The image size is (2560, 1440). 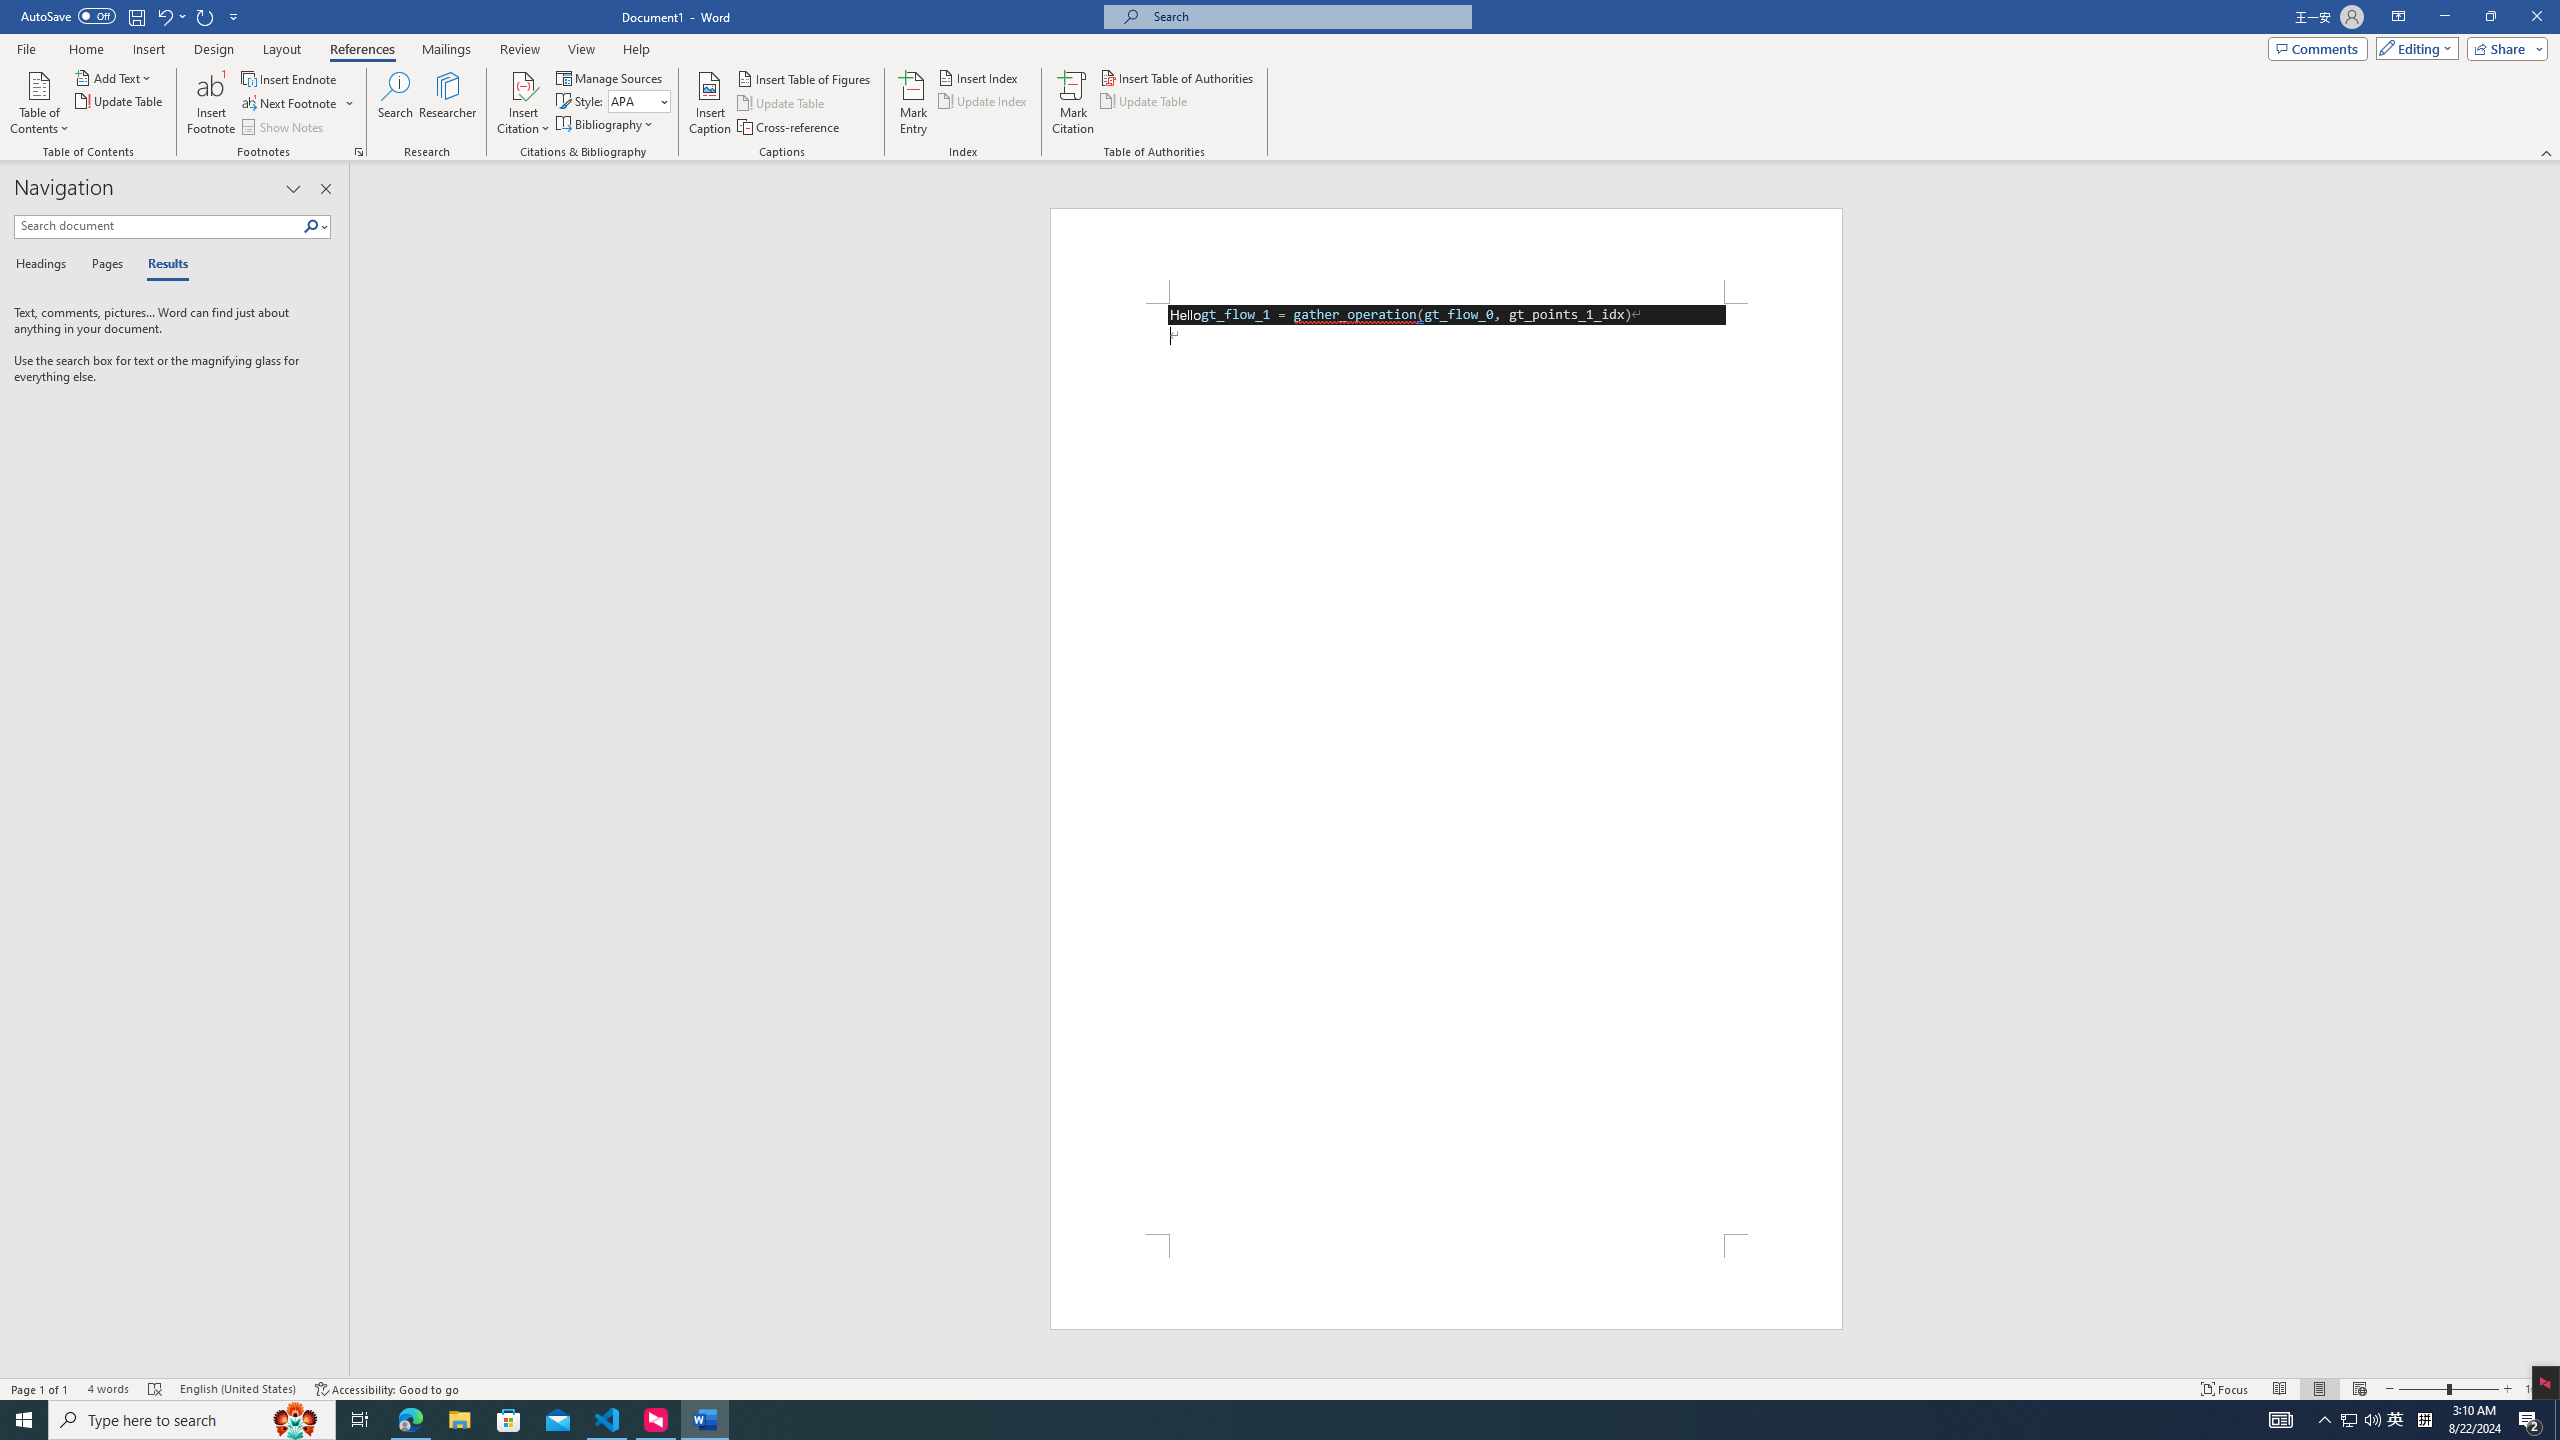 What do you see at coordinates (44, 264) in the screenshot?
I see `'Headings'` at bounding box center [44, 264].